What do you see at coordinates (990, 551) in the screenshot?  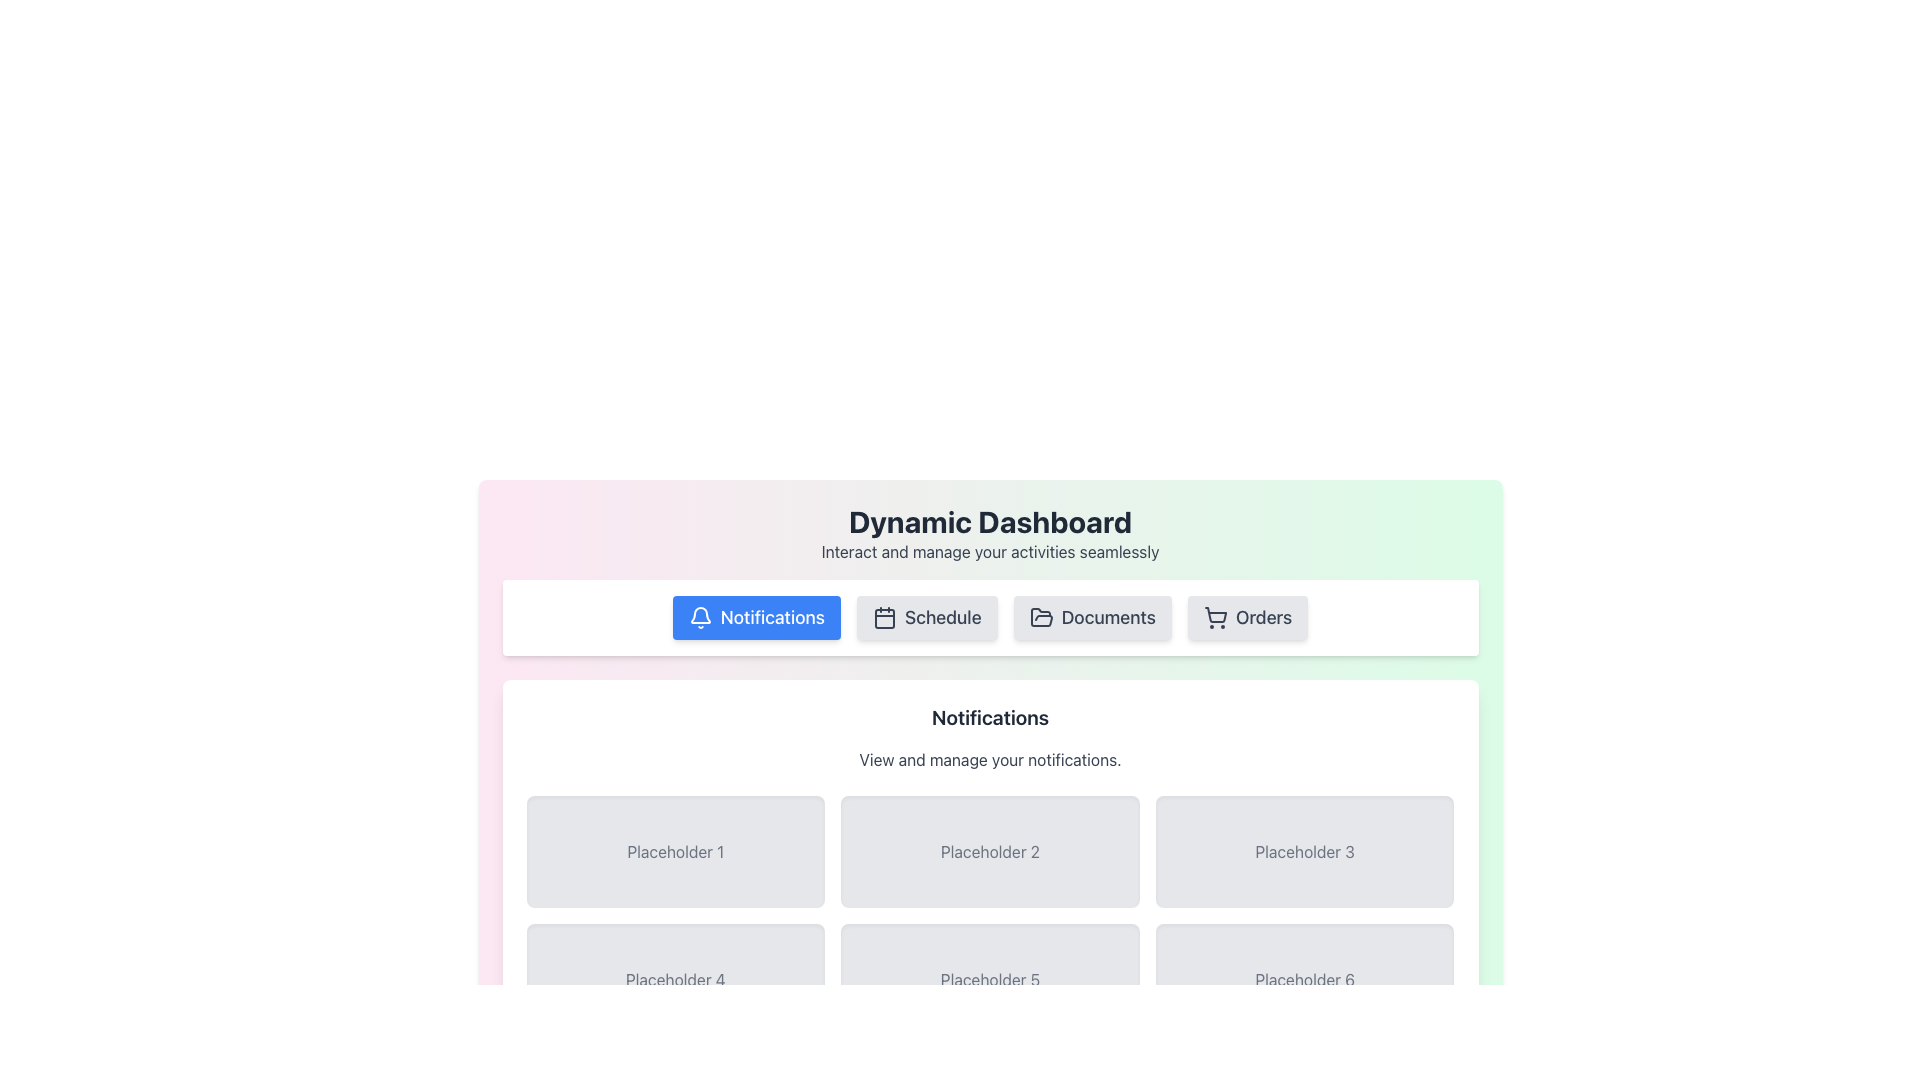 I see `static text element rendered in gray color and styled with a smaller font size, located directly below the 'Dynamic Dashboard' title` at bounding box center [990, 551].